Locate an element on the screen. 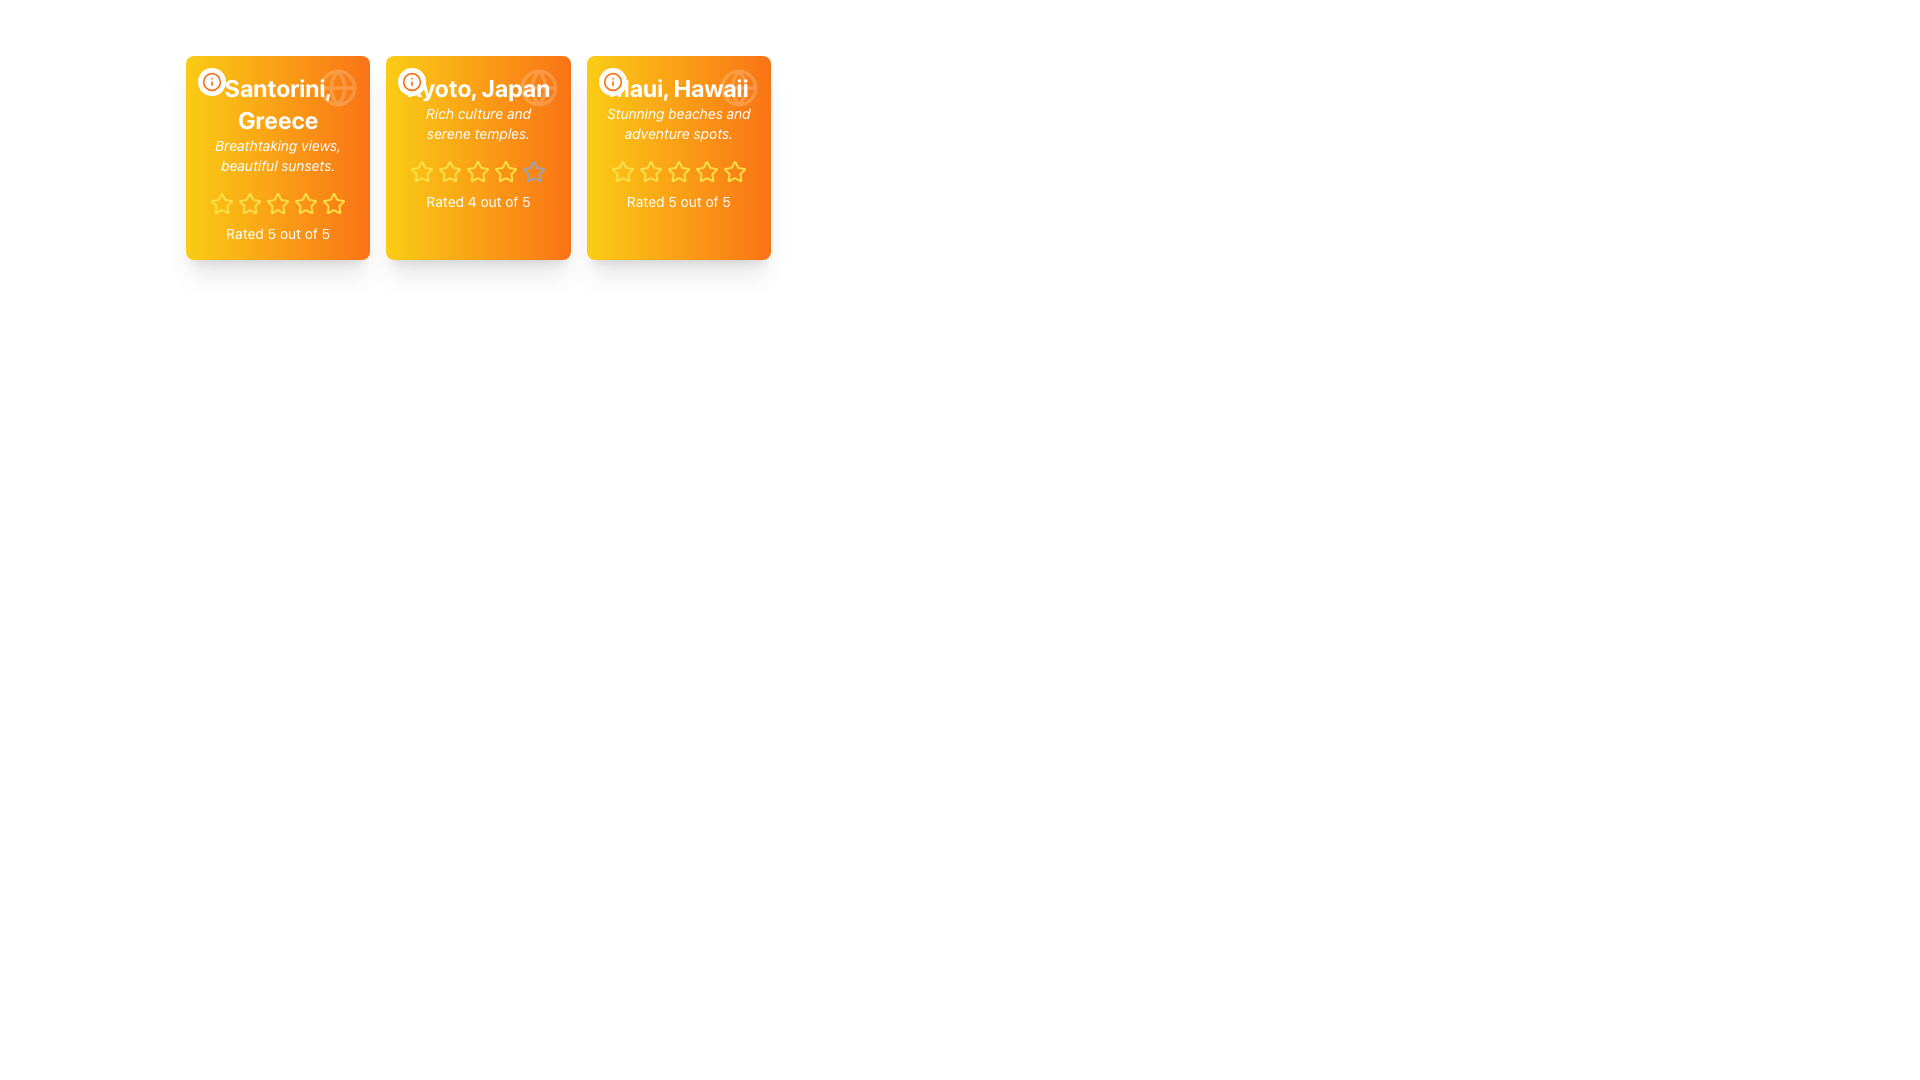  on the fifth star icon in the rating row of the 'Santorini, Greece' card, which is visually distinct with a filled yellow-orange color is located at coordinates (334, 203).